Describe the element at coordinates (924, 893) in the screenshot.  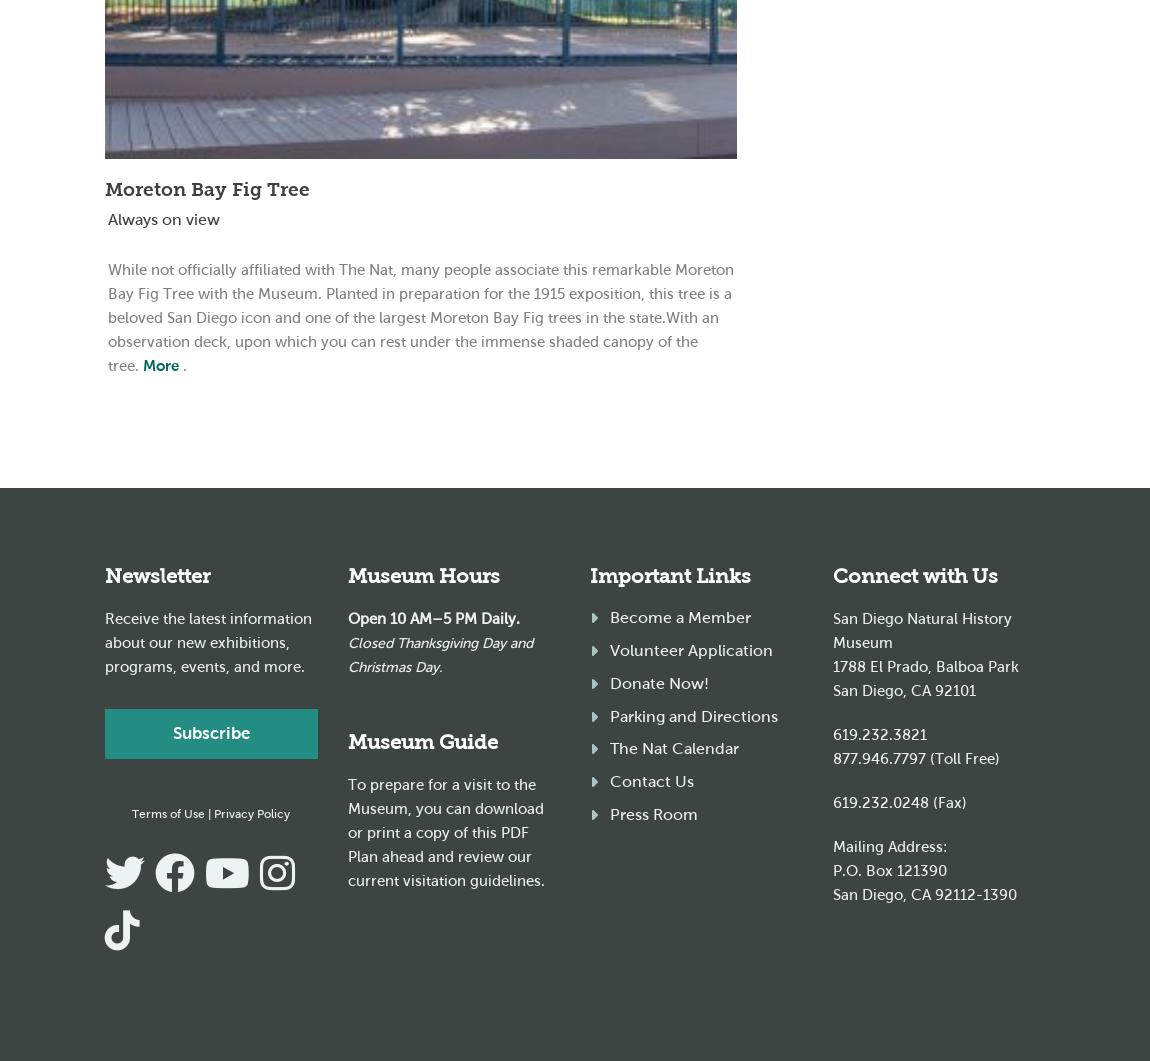
I see `'San Diego, CA 92112-1390'` at that location.